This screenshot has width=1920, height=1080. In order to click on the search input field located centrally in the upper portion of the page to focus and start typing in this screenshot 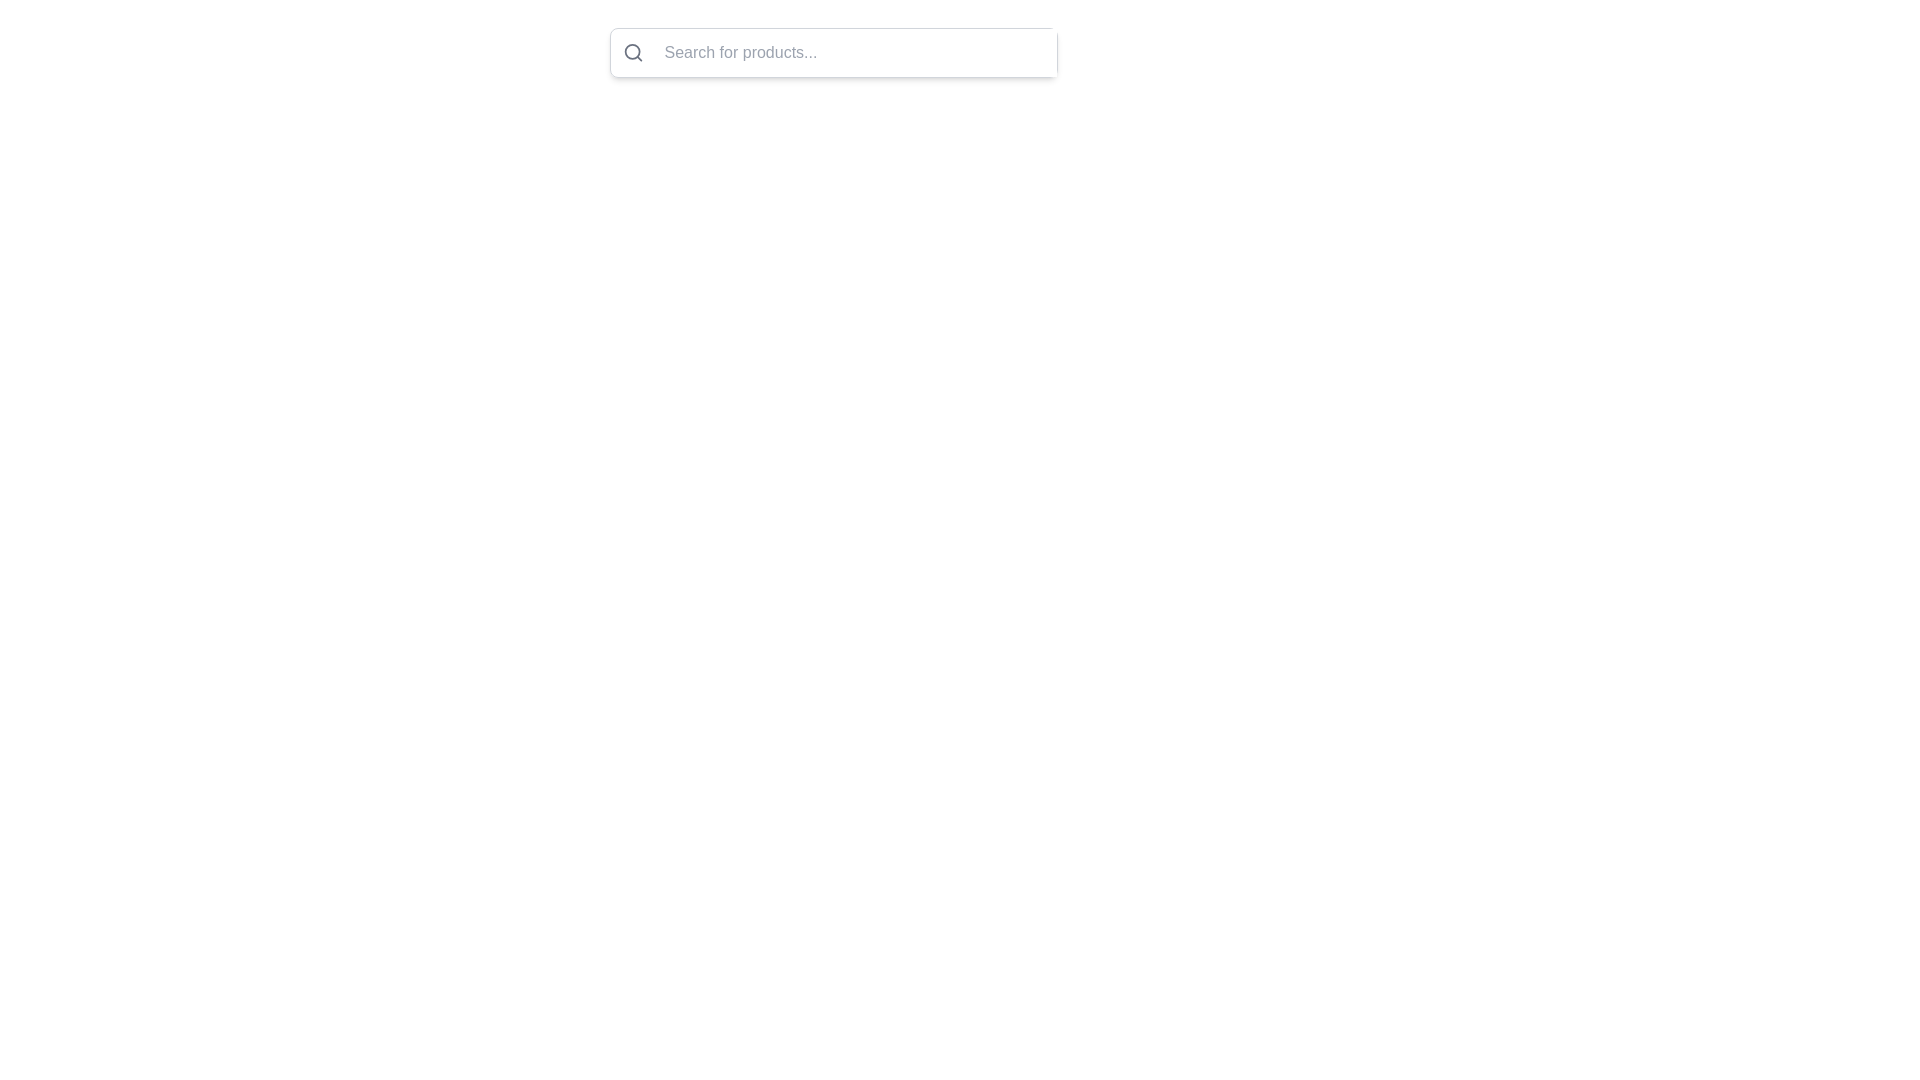, I will do `click(834, 52)`.